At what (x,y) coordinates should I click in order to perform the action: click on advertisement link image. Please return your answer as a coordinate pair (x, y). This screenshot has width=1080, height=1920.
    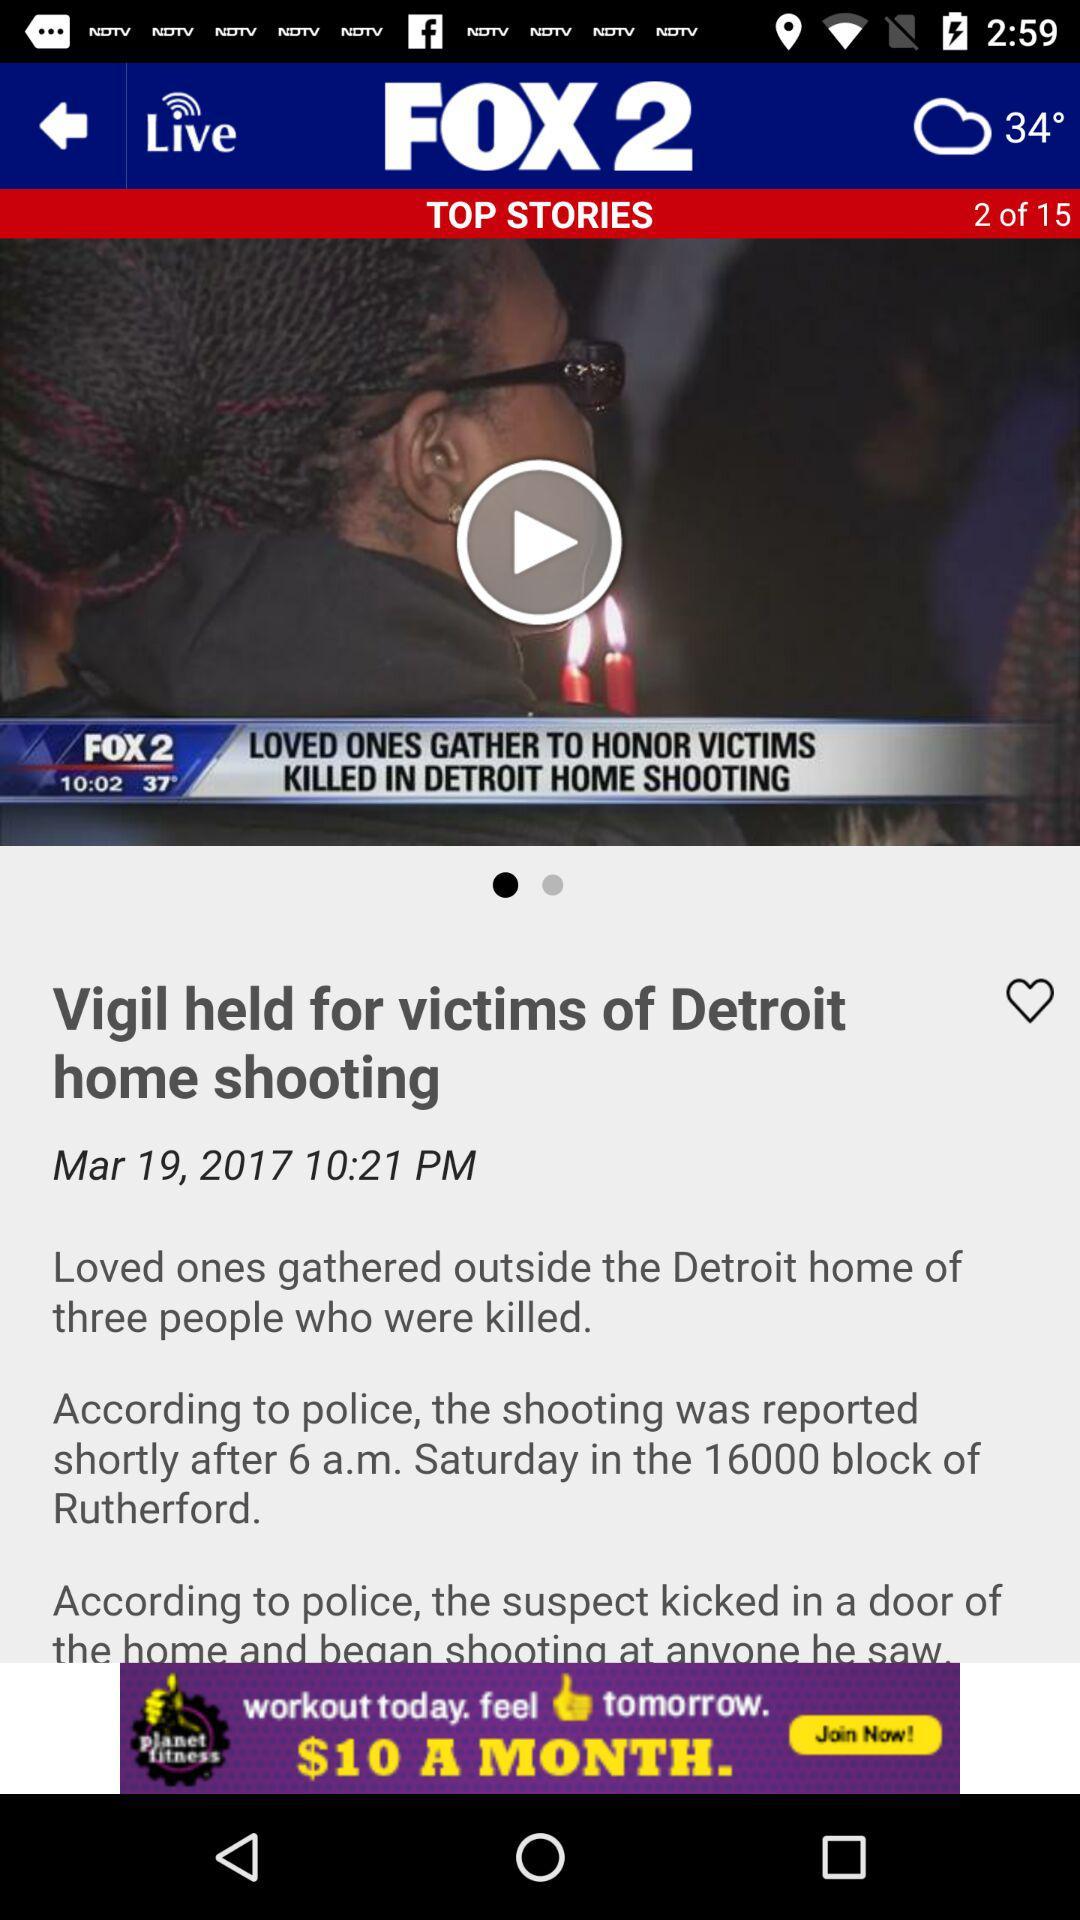
    Looking at the image, I should click on (540, 1727).